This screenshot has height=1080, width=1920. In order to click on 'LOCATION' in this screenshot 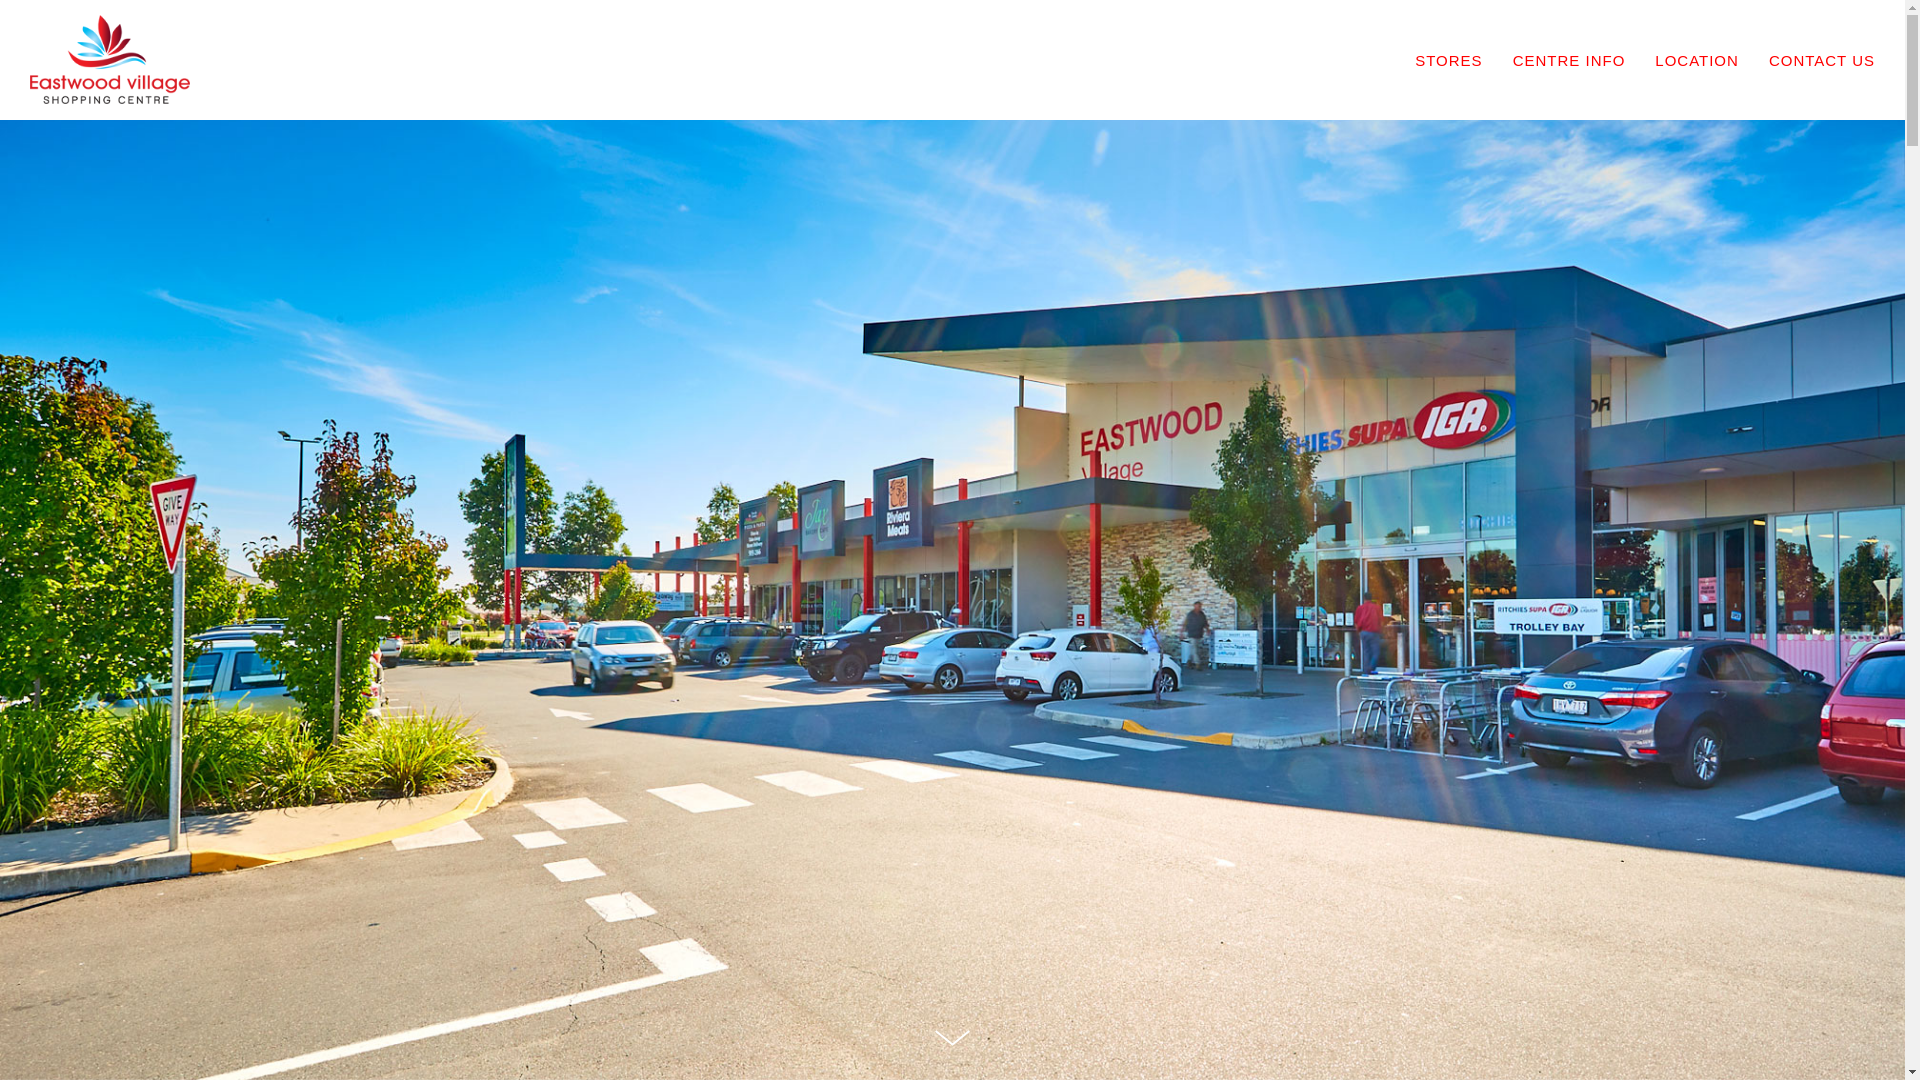, I will do `click(1711, 59)`.